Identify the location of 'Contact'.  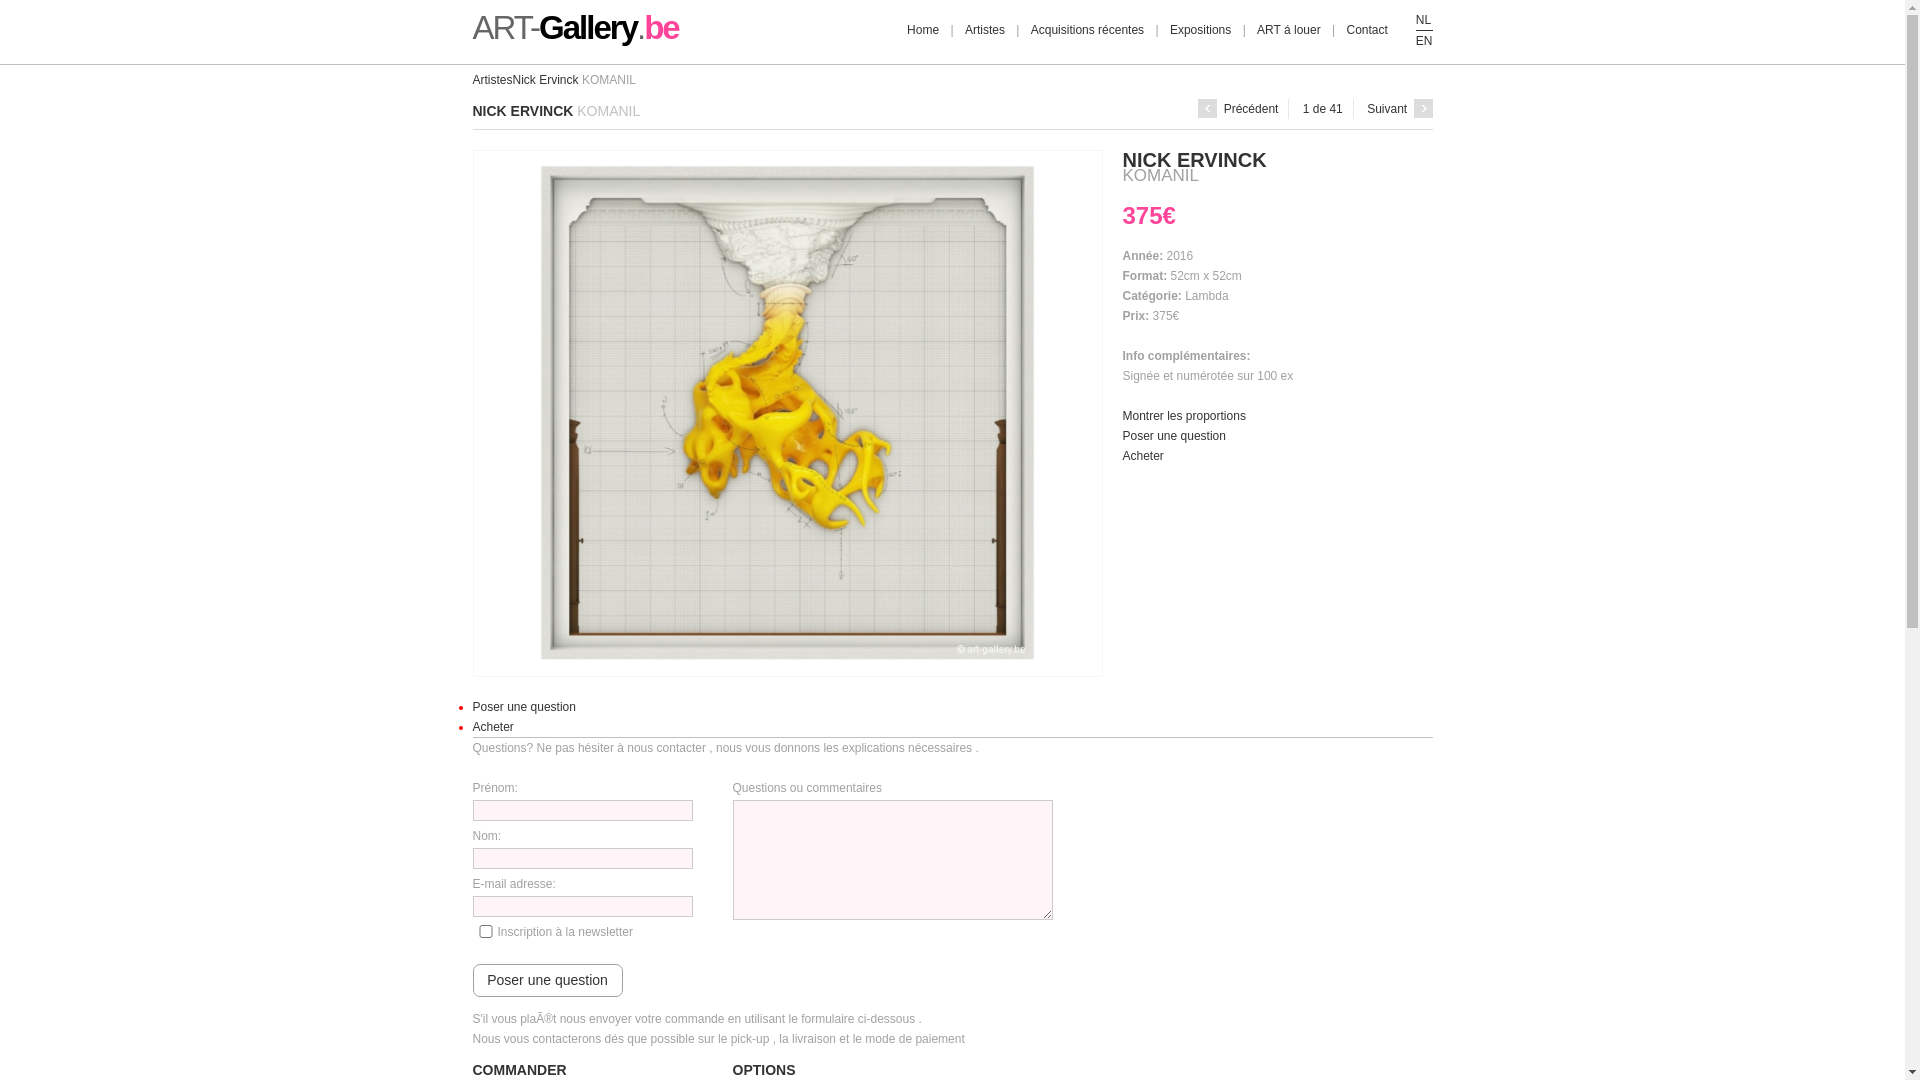
(1365, 30).